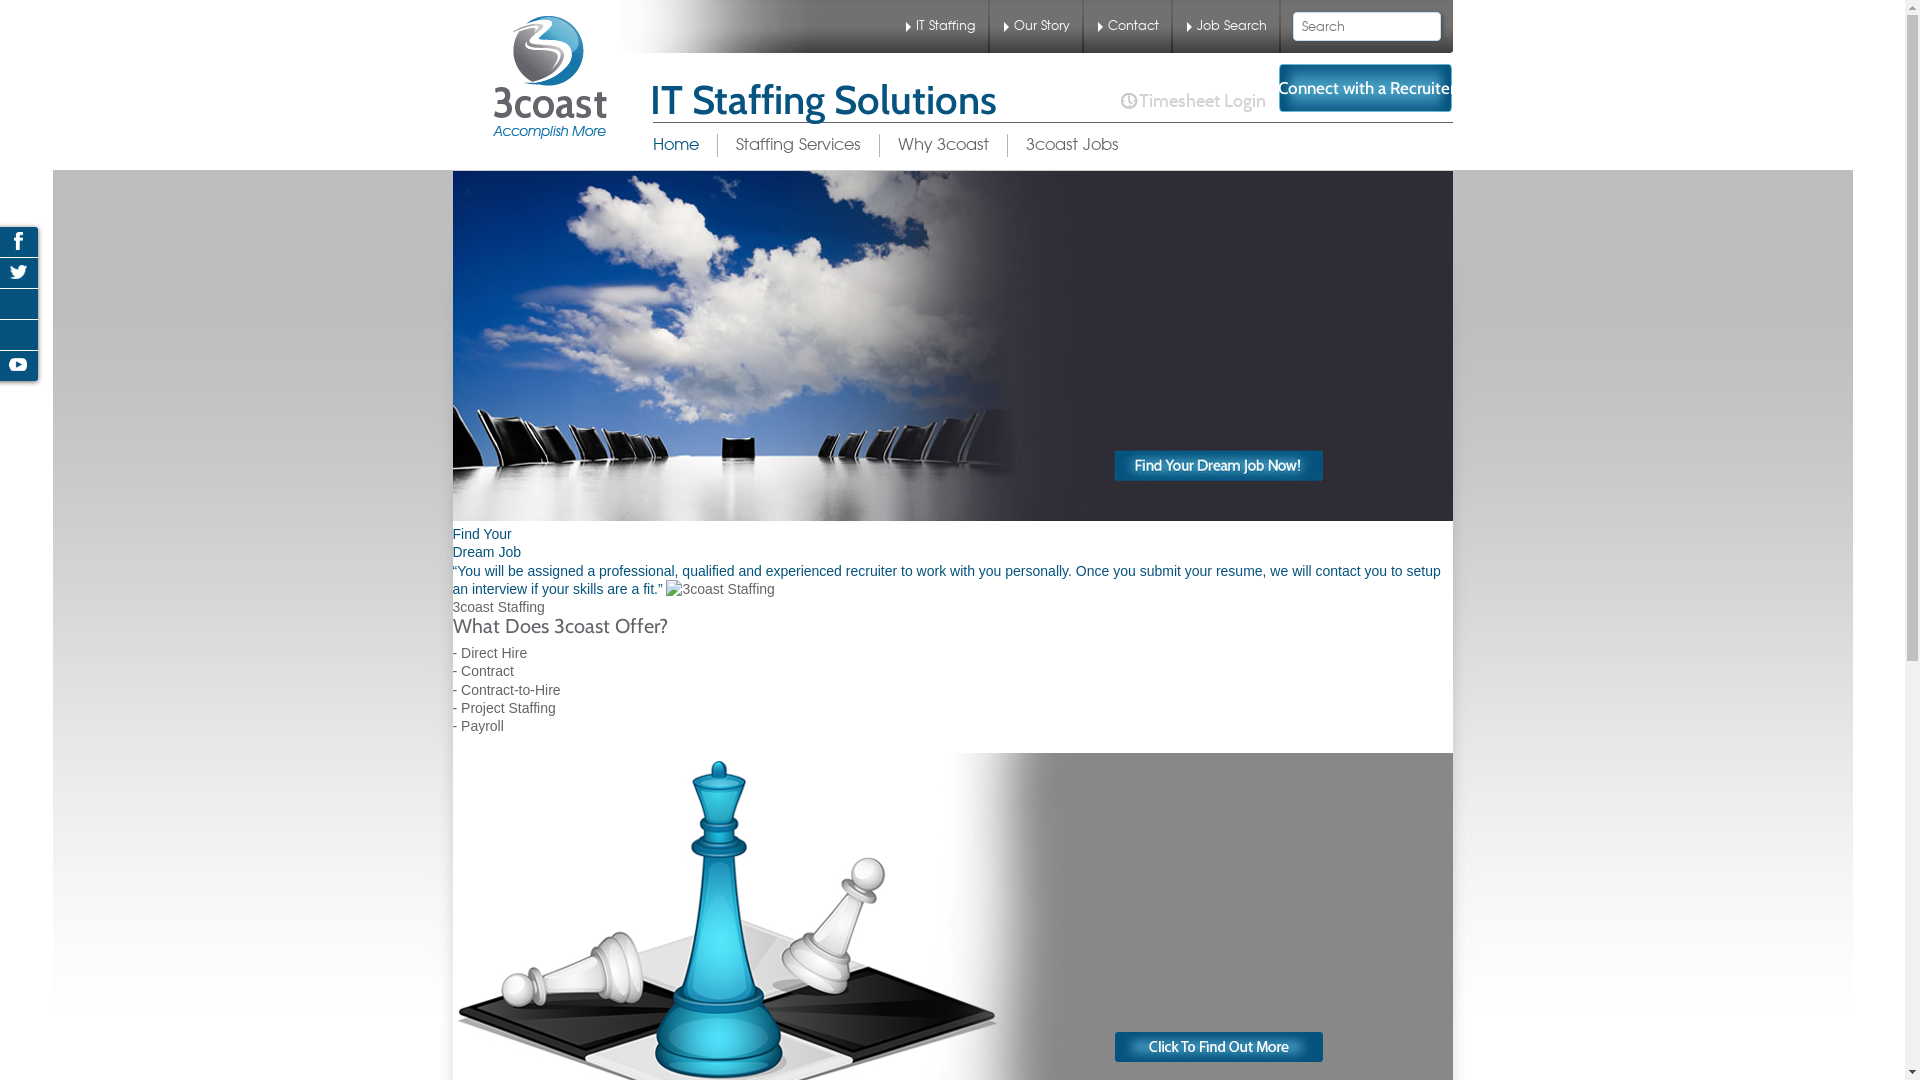 This screenshot has width=1920, height=1080. I want to click on 'Home', so click(652, 144).